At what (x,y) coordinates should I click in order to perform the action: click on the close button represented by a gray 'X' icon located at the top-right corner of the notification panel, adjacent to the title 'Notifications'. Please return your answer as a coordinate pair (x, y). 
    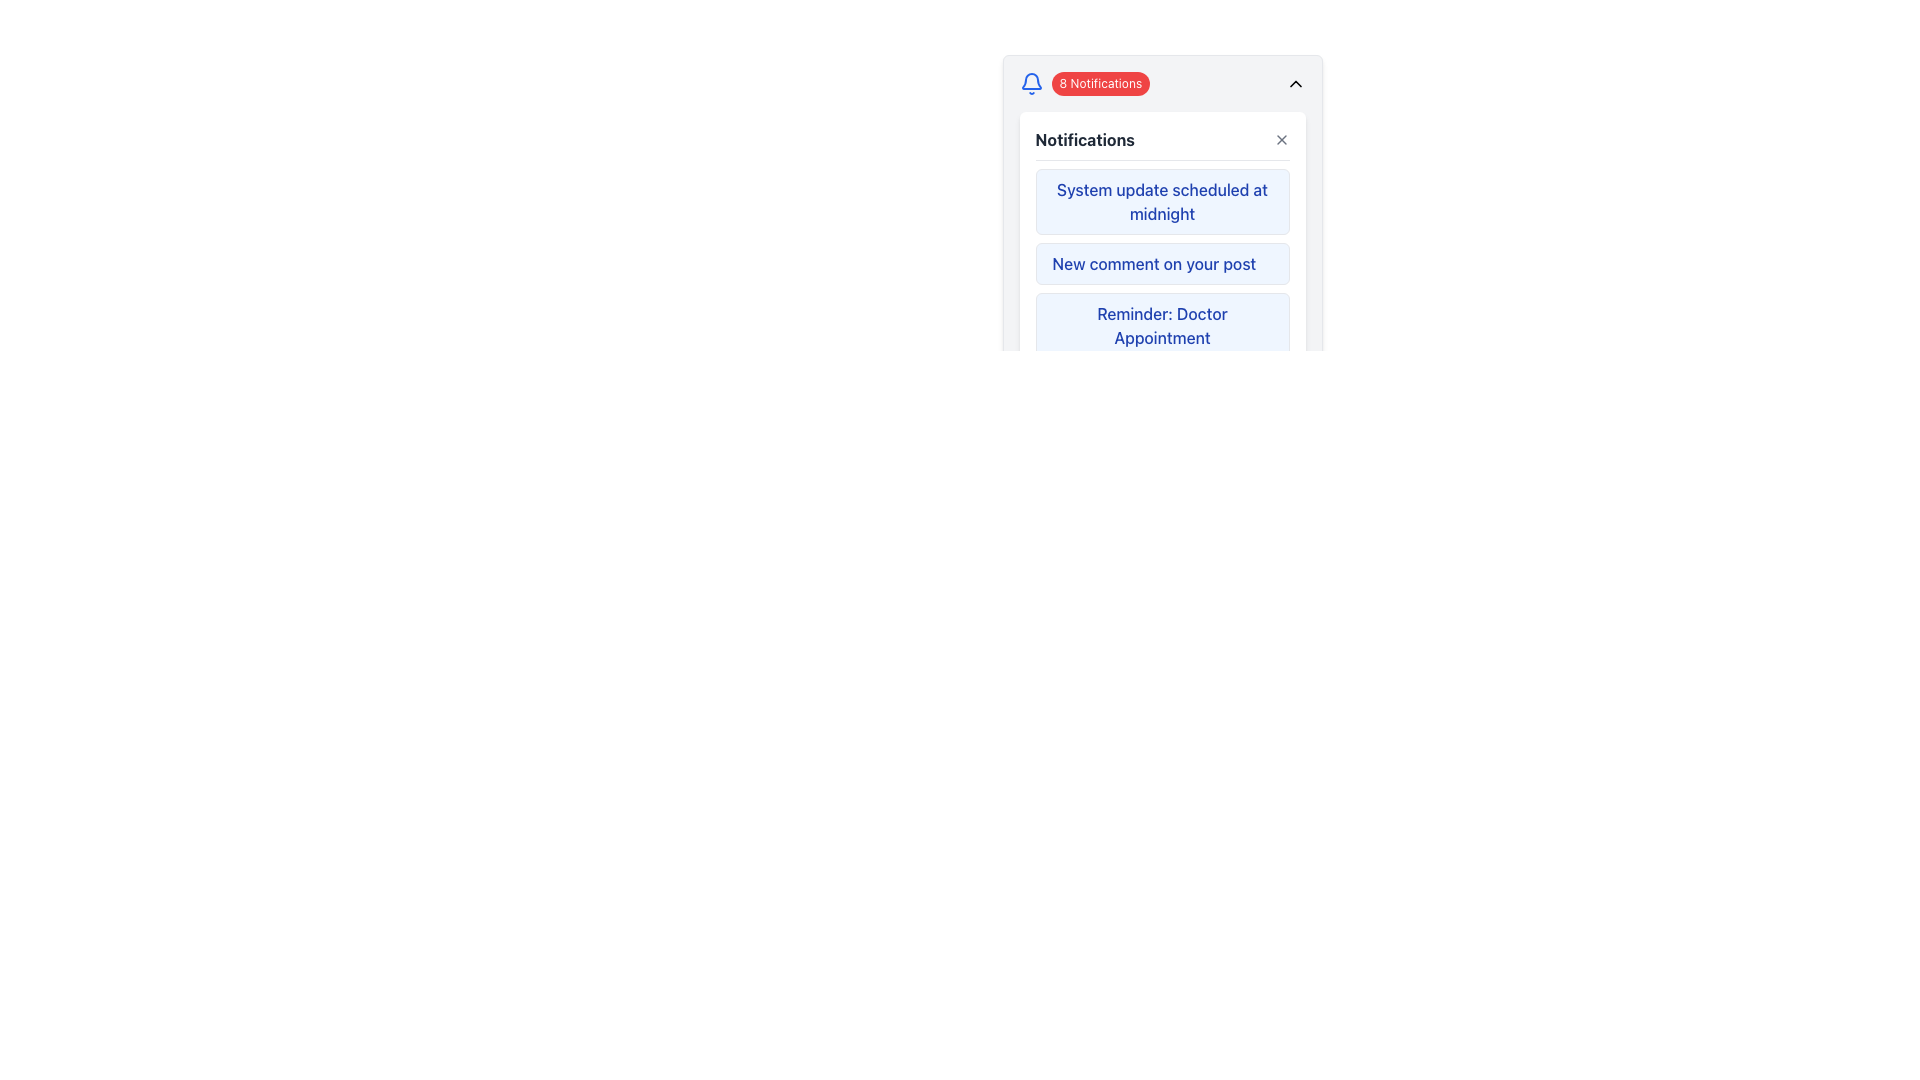
    Looking at the image, I should click on (1281, 138).